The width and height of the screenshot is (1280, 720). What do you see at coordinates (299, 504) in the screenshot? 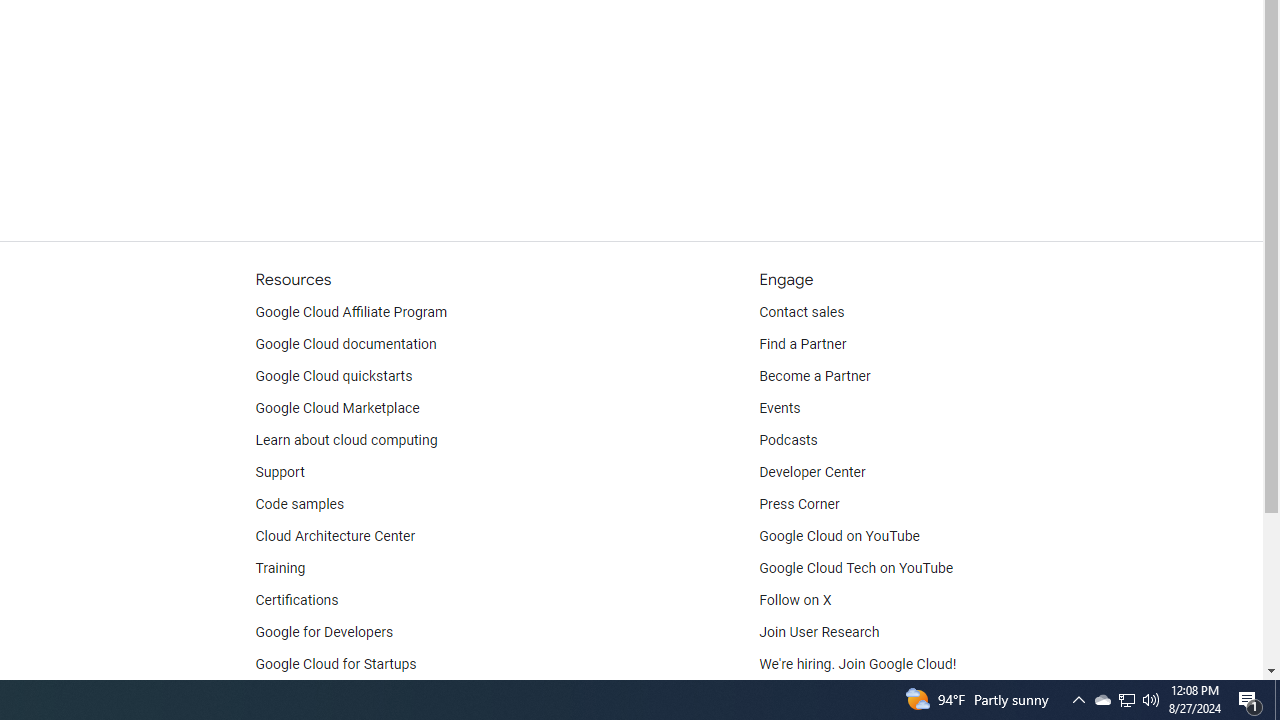
I see `'Code samples'` at bounding box center [299, 504].